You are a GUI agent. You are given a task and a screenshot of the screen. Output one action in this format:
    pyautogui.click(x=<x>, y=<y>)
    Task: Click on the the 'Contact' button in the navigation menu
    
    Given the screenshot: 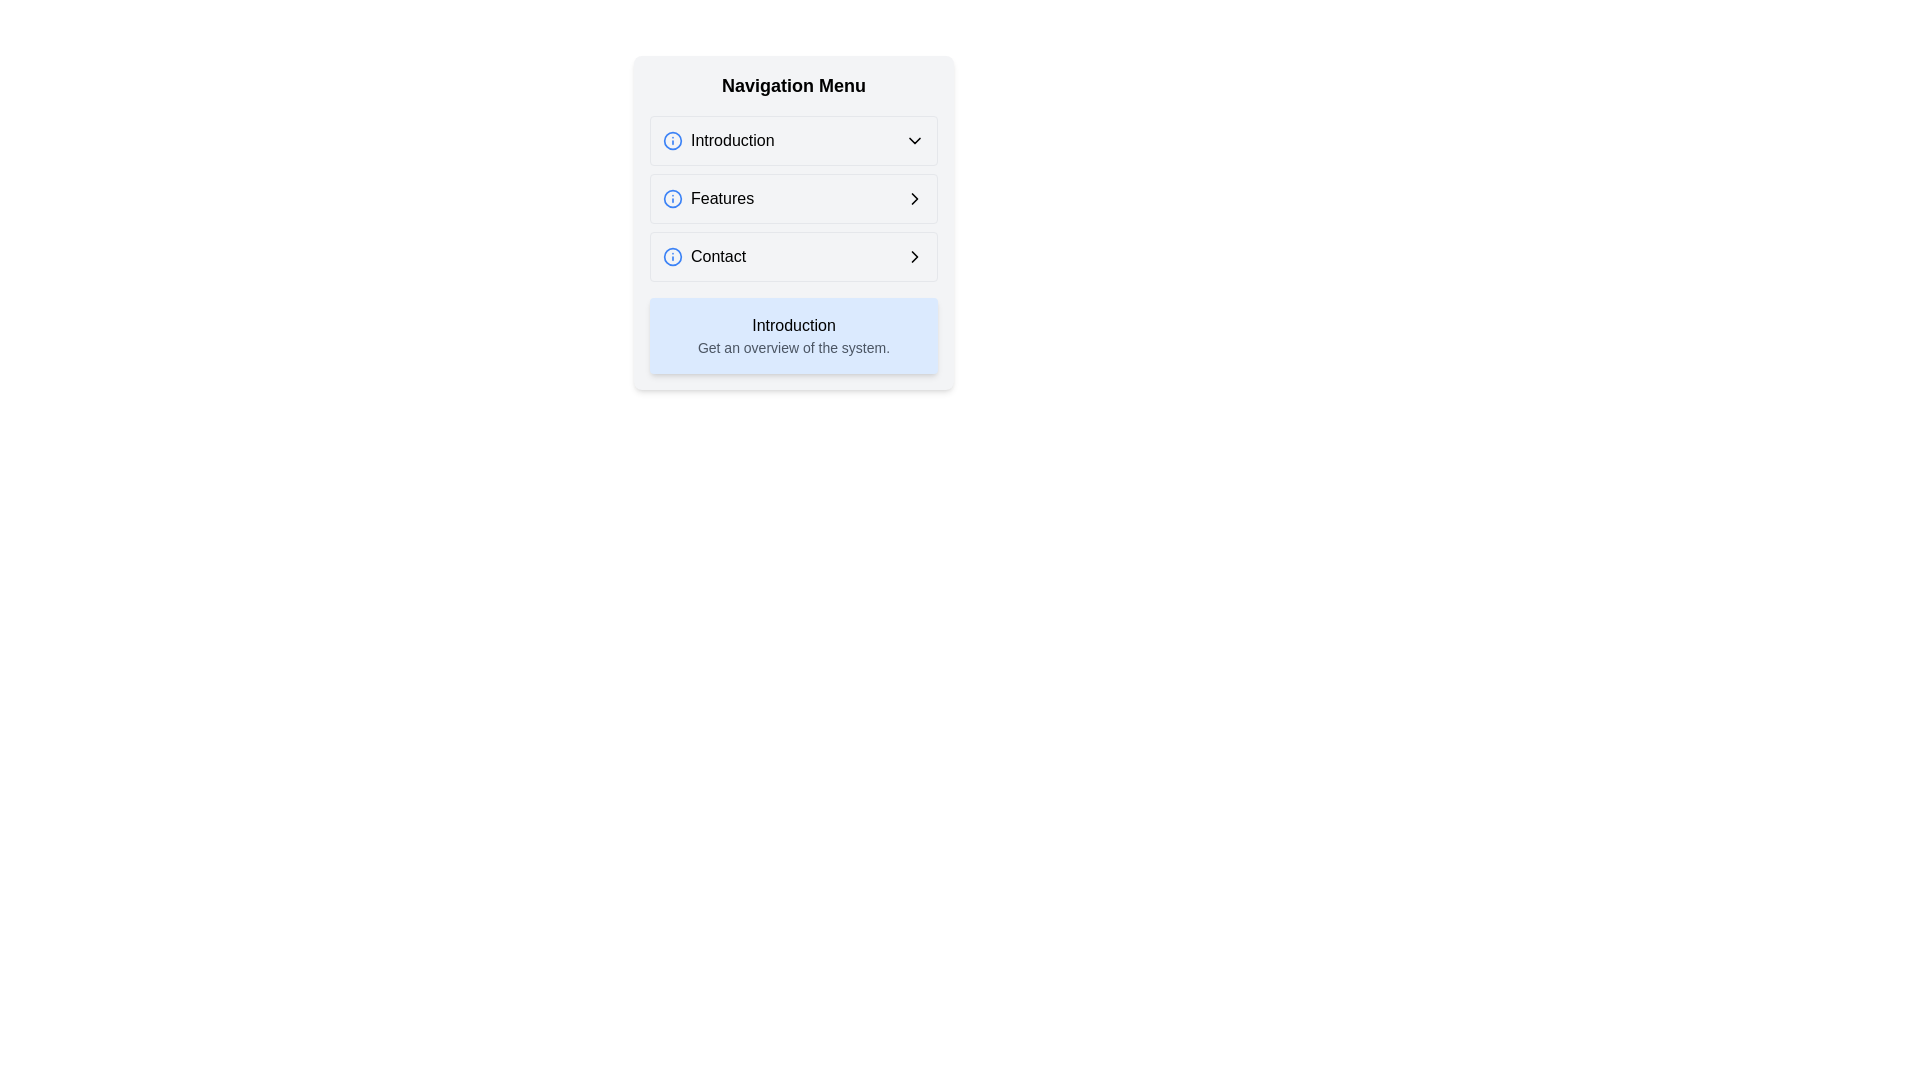 What is the action you would take?
    pyautogui.click(x=792, y=256)
    